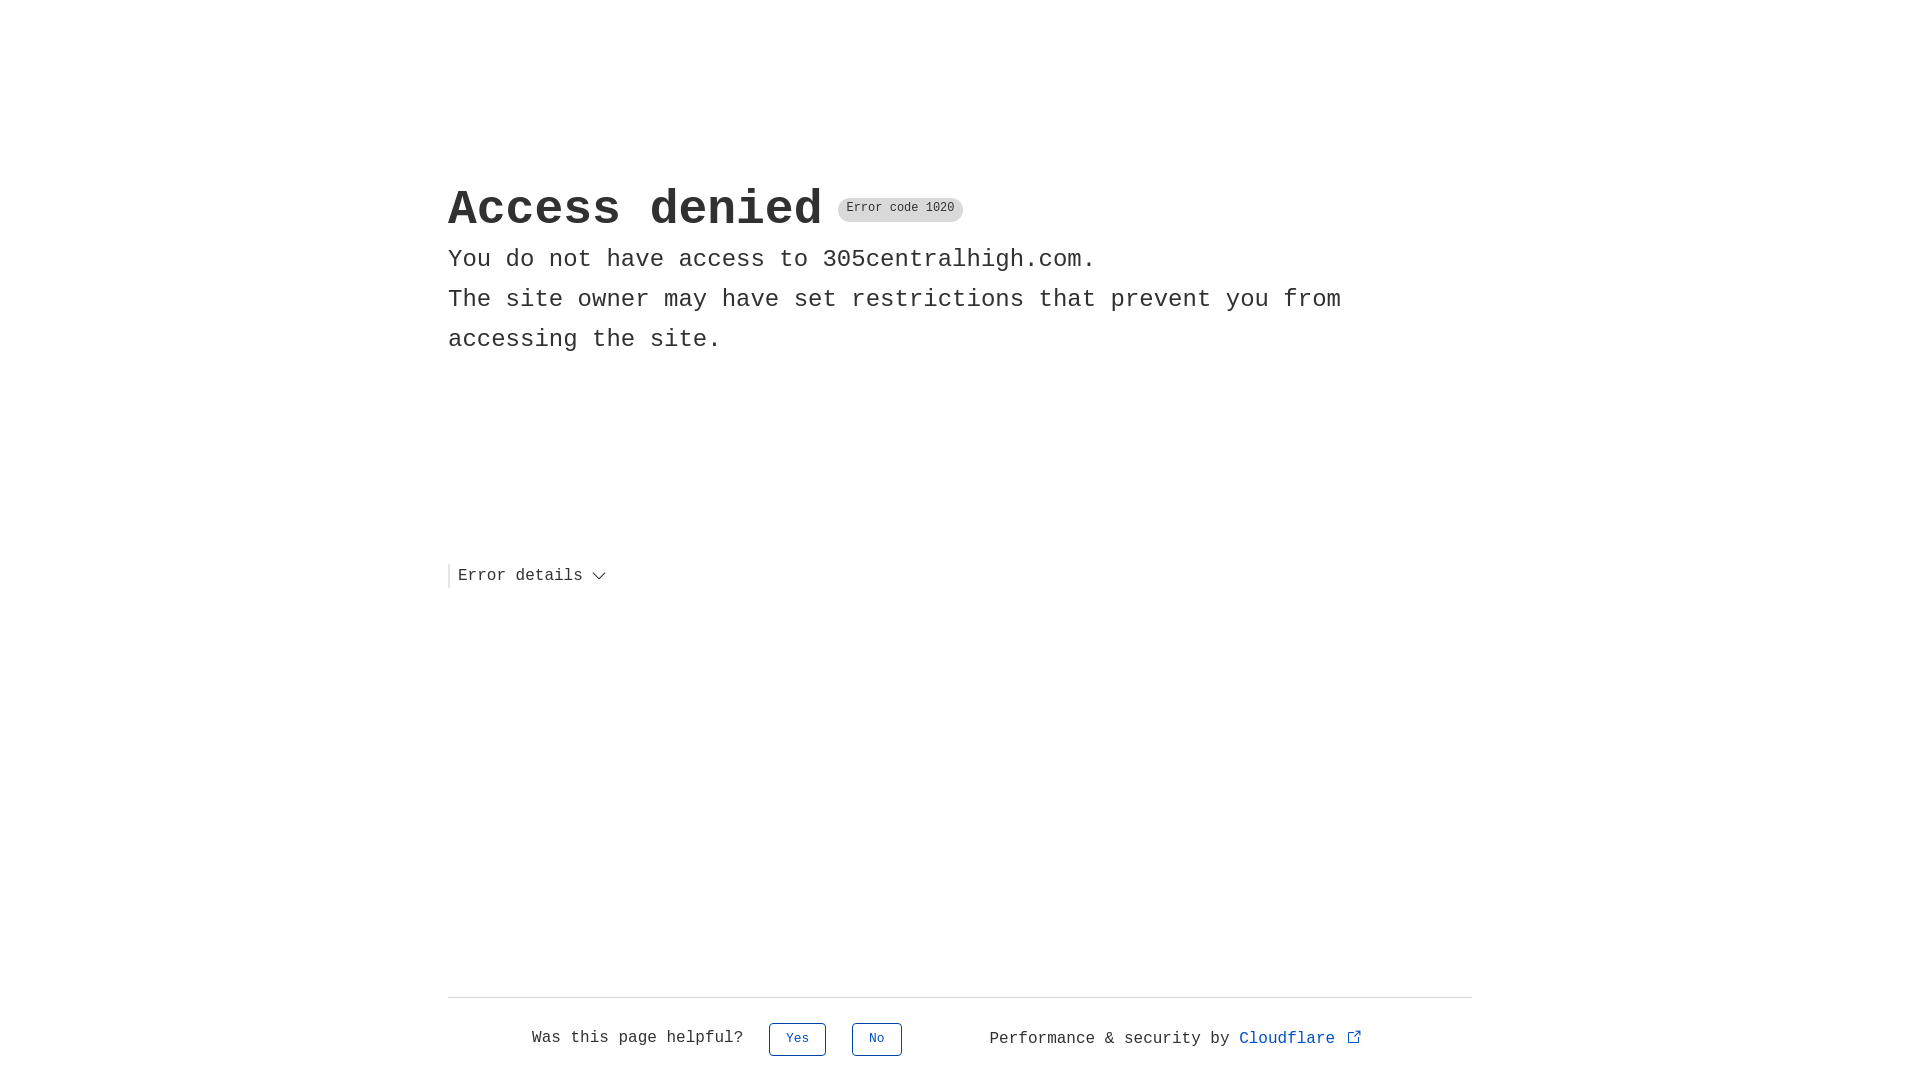 The height and width of the screenshot is (1080, 1920). I want to click on 'Cloudflare', so click(1301, 1037).